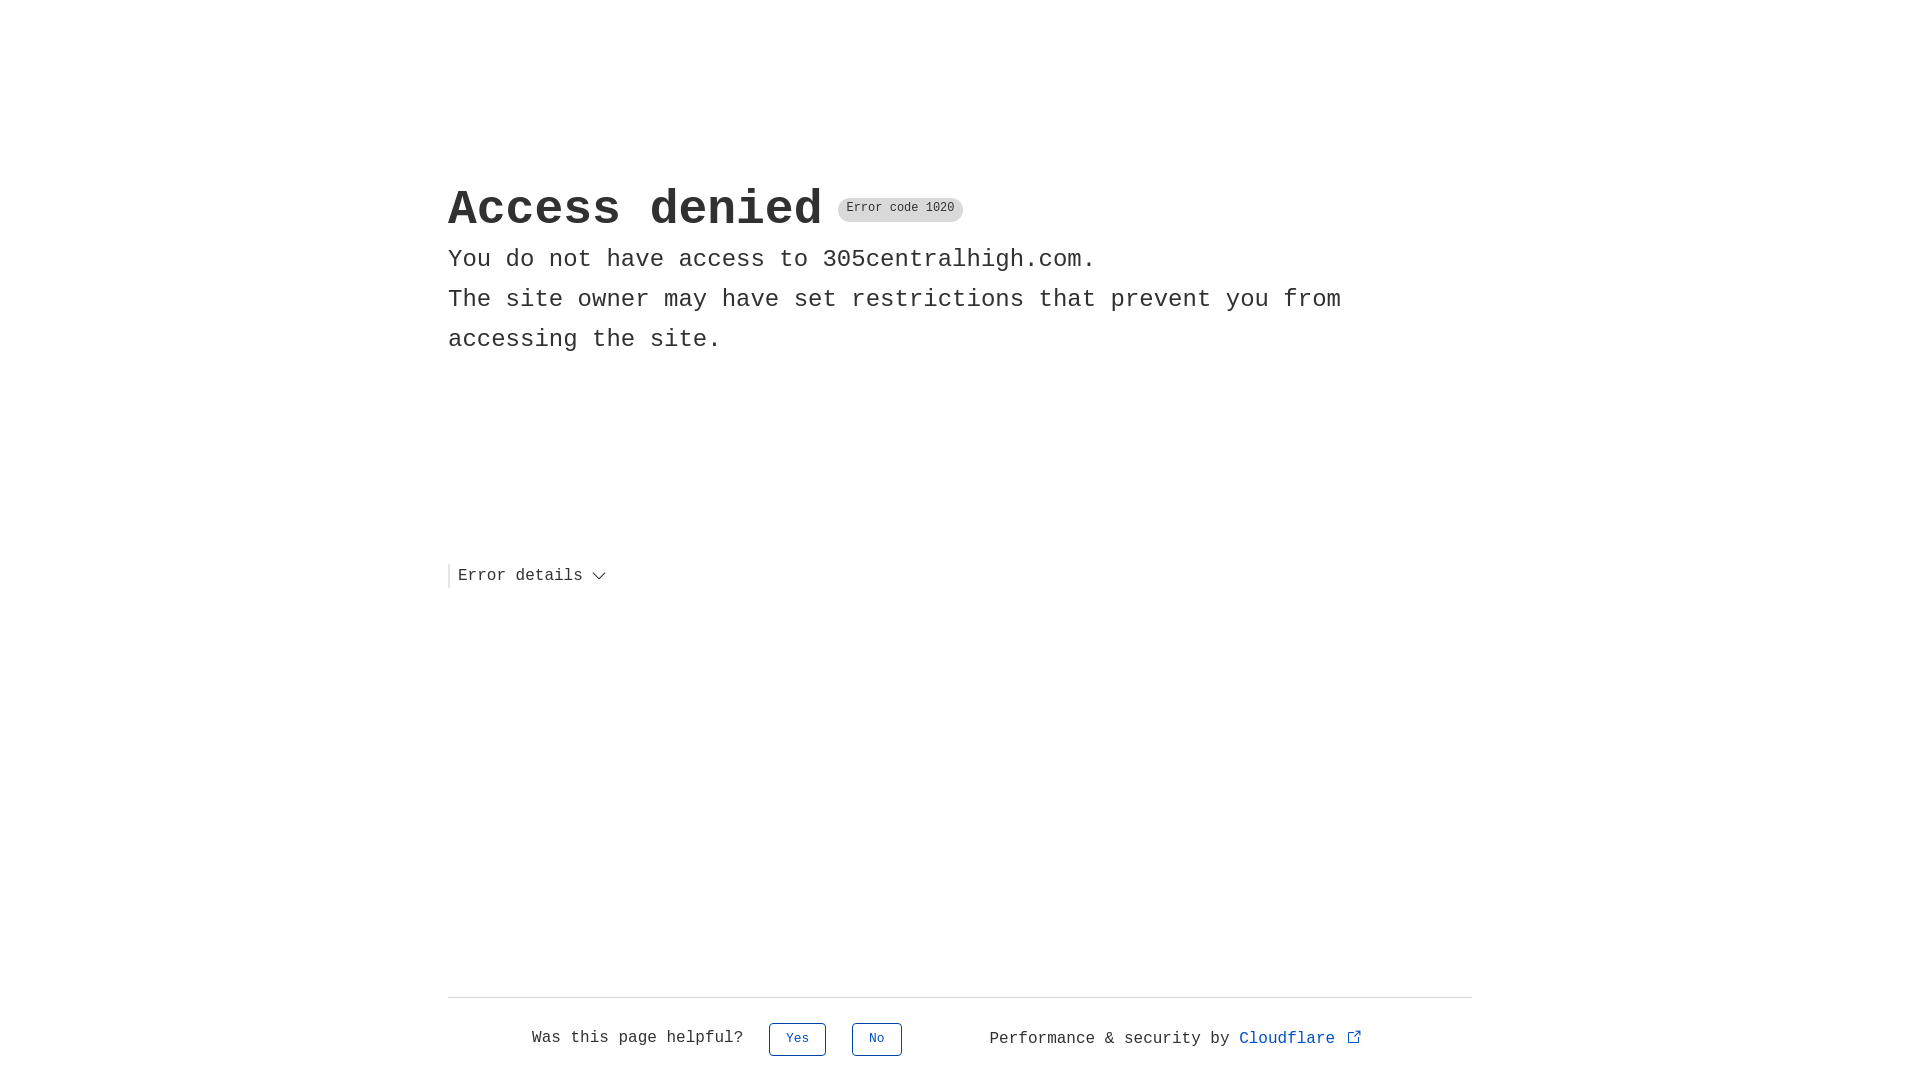 The height and width of the screenshot is (1080, 1920). I want to click on 'Cloudflare', so click(1301, 1037).